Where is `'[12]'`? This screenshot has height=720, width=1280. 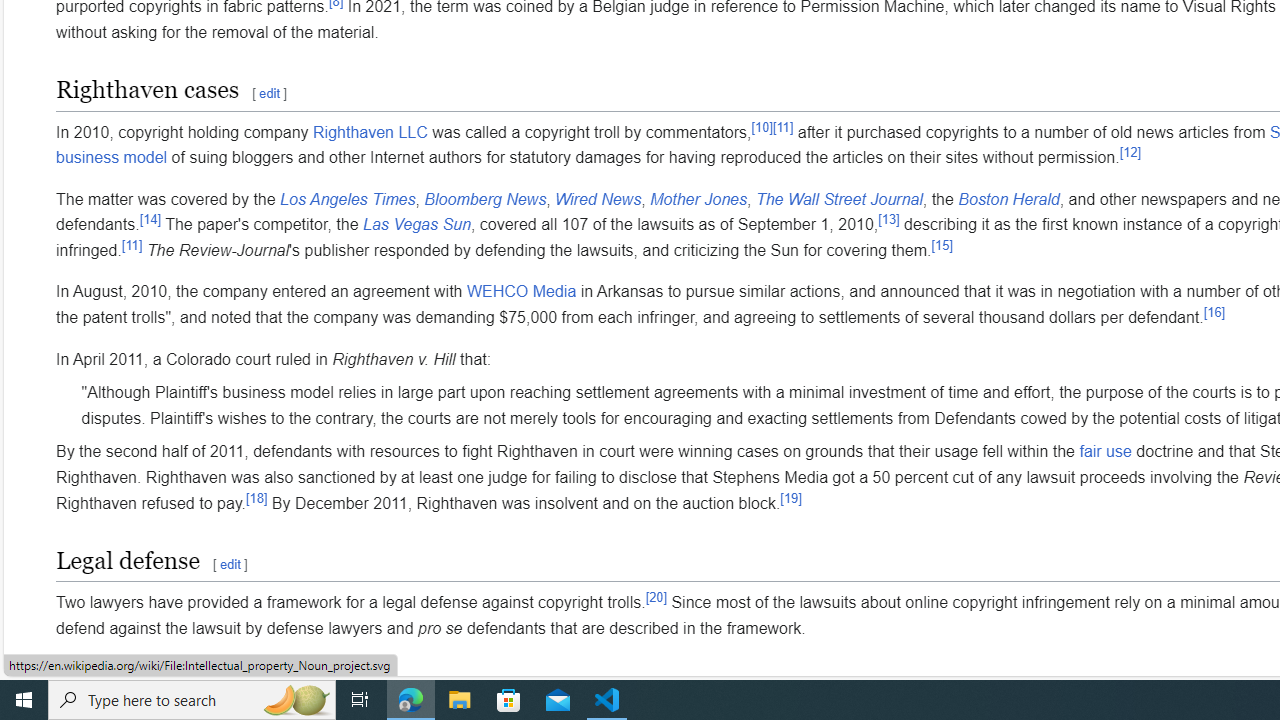 '[12]' is located at coordinates (1130, 150).